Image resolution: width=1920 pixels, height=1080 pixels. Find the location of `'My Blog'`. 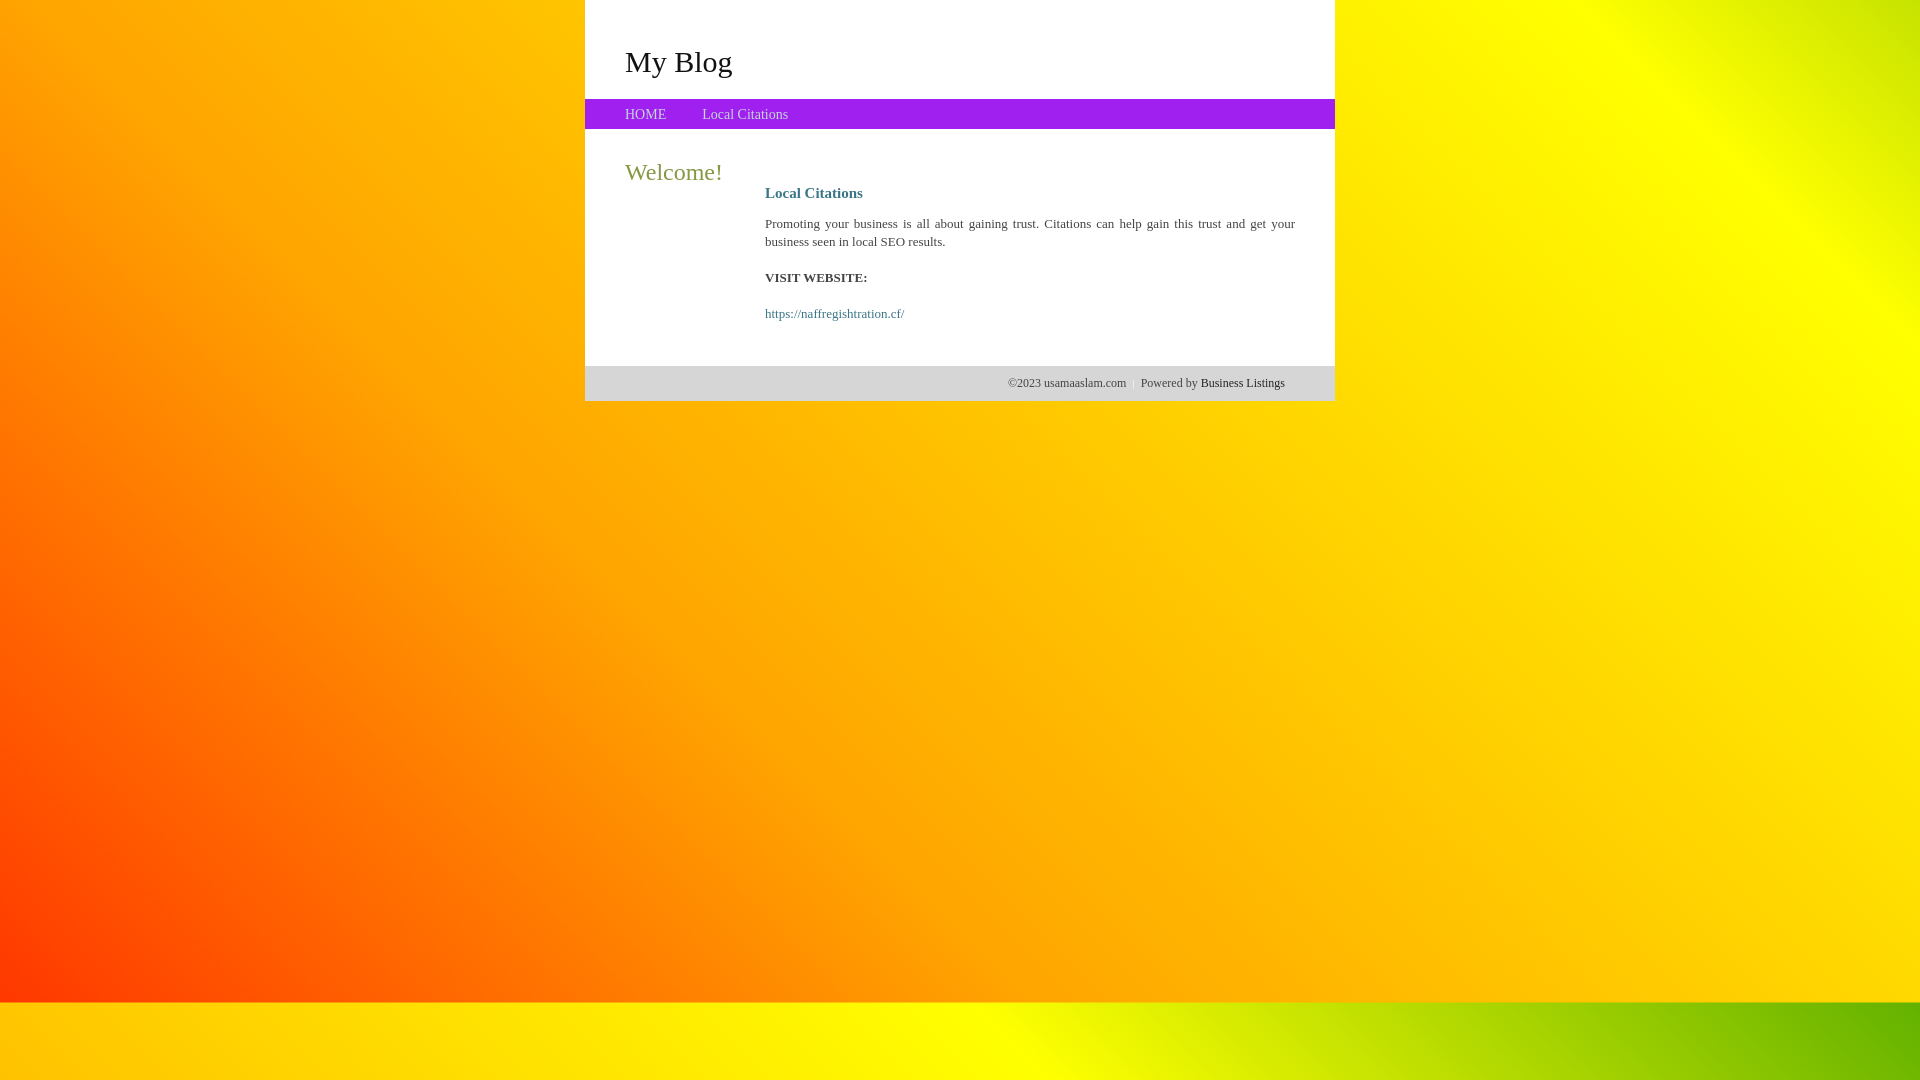

'My Blog' is located at coordinates (623, 60).